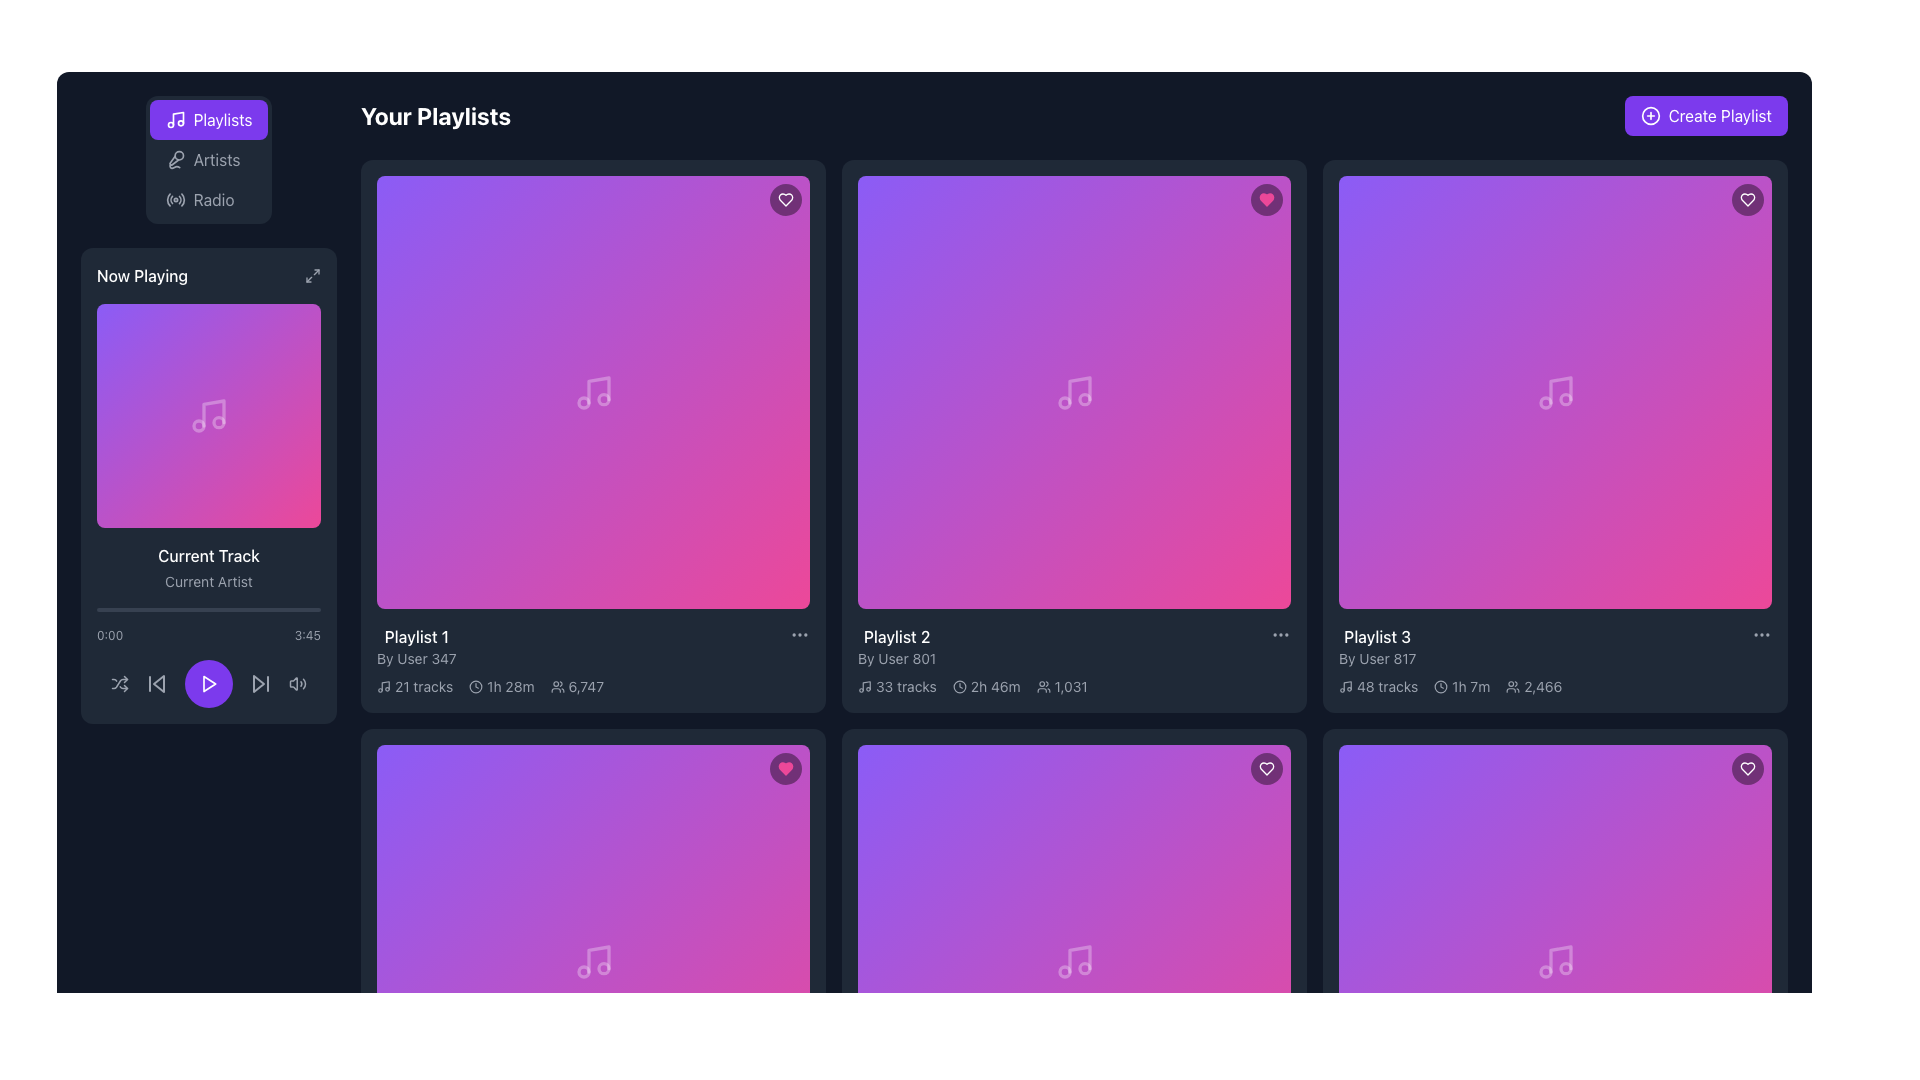 The image size is (1920, 1080). I want to click on the Play Button, which is a circular button with a purple background and a white triangular play icon located in the center of the playback controls bar below the 'Current Track' information display, so click(209, 682).